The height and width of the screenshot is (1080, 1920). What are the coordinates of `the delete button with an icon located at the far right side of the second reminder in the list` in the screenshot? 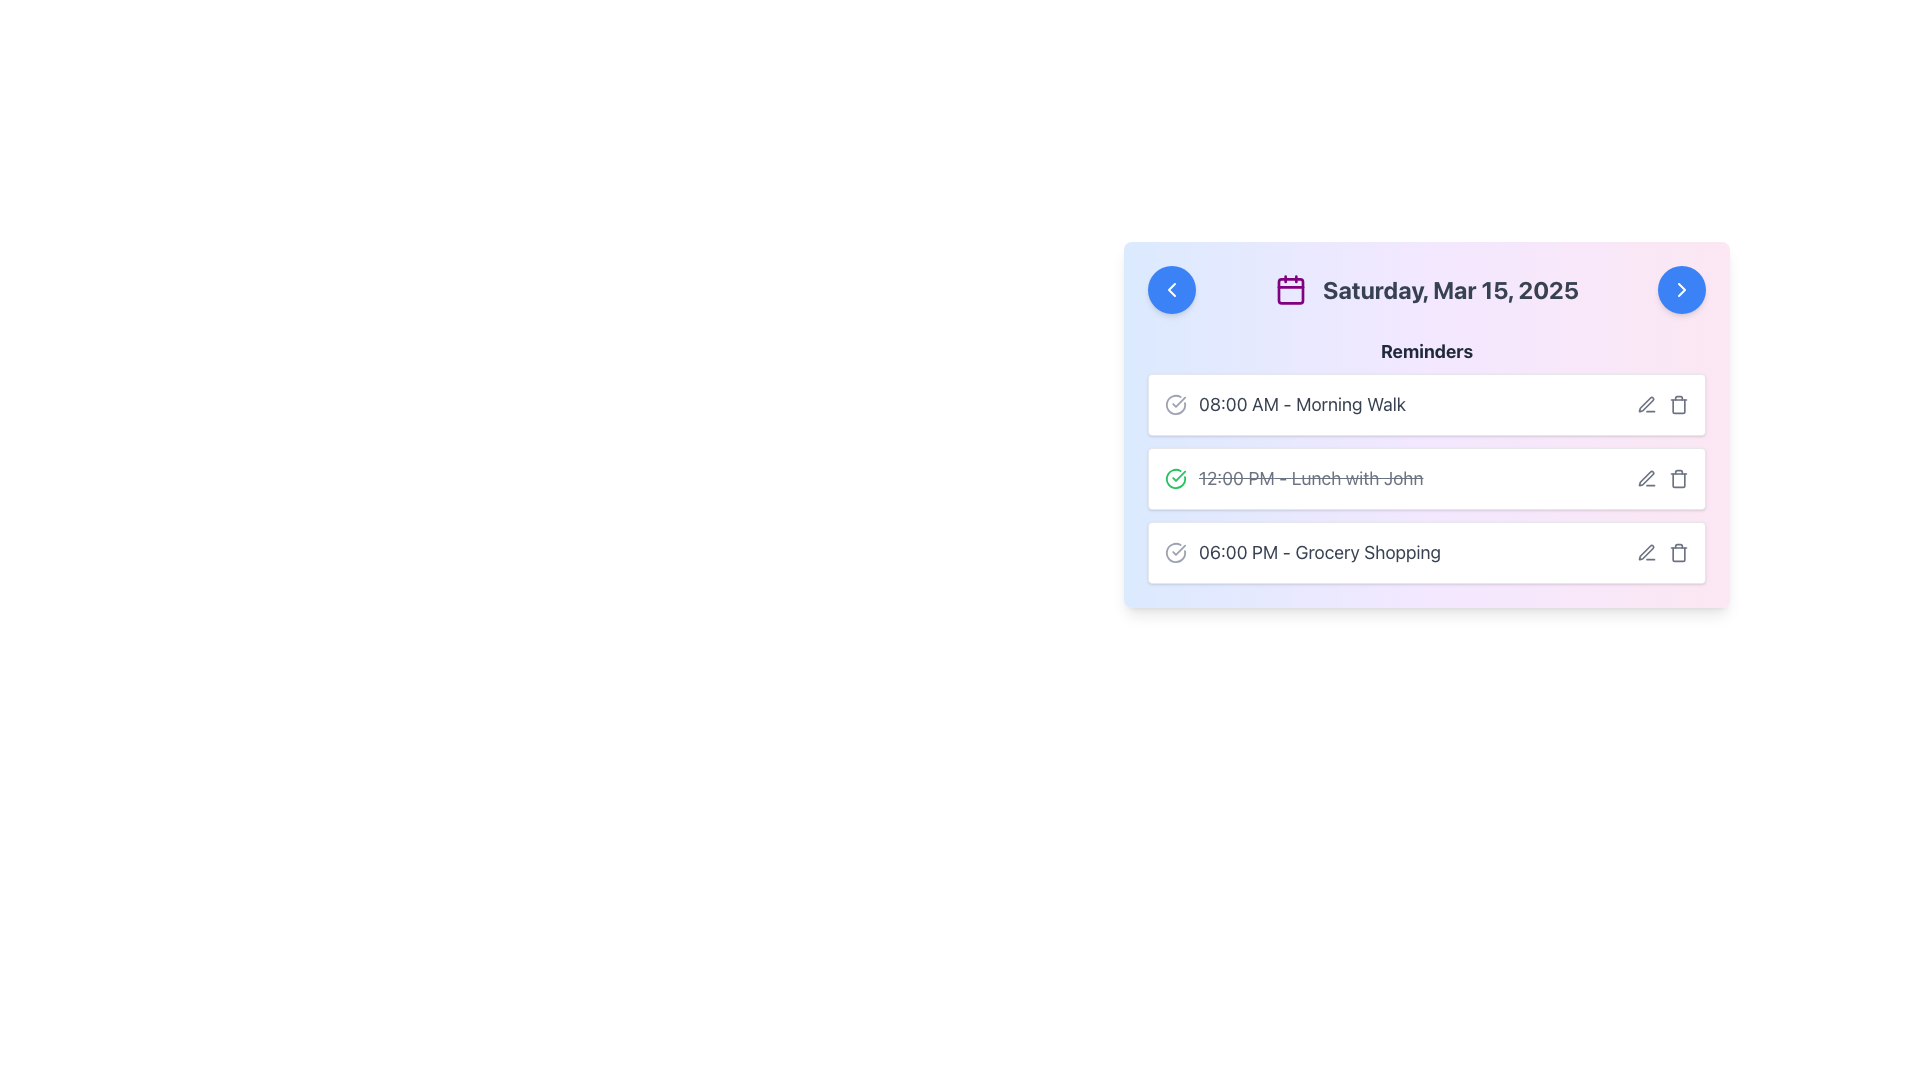 It's located at (1679, 478).